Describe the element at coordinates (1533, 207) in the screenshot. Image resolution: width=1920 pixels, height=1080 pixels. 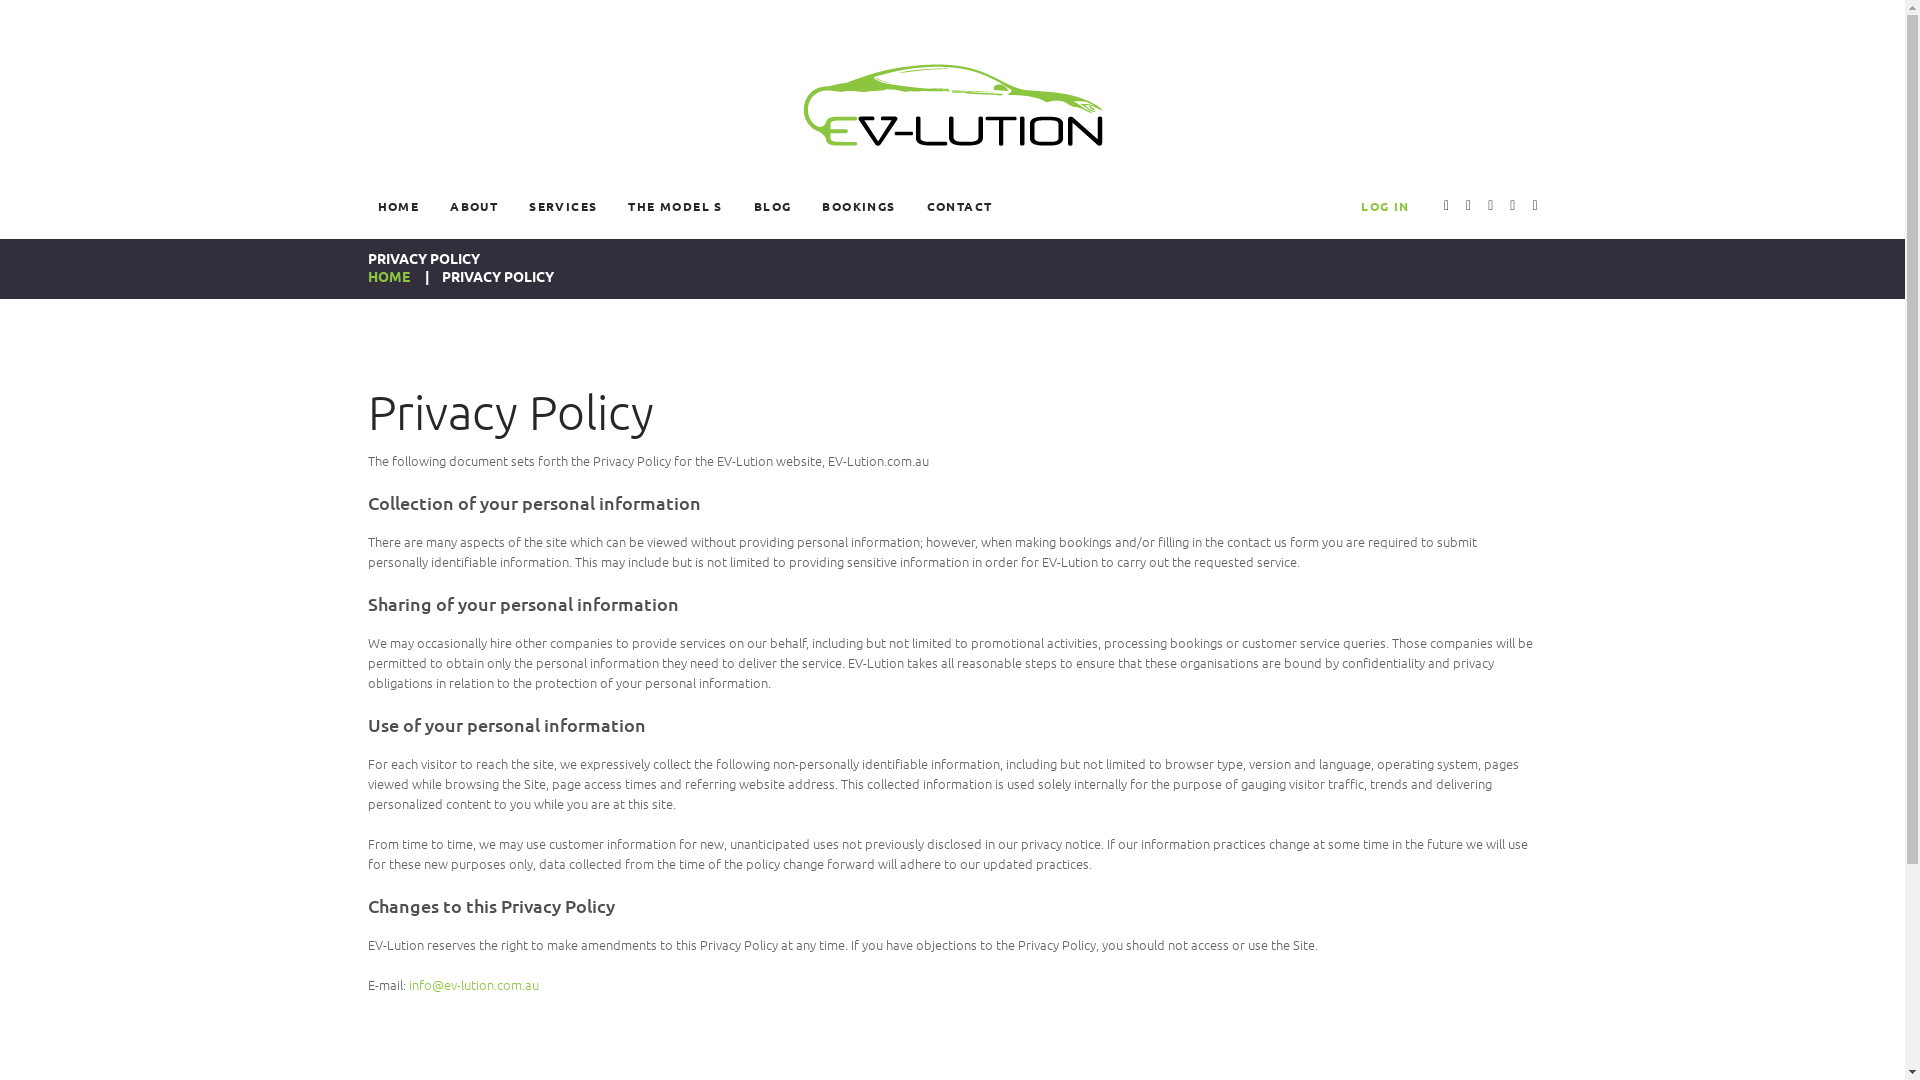
I see `'facebook'` at that location.